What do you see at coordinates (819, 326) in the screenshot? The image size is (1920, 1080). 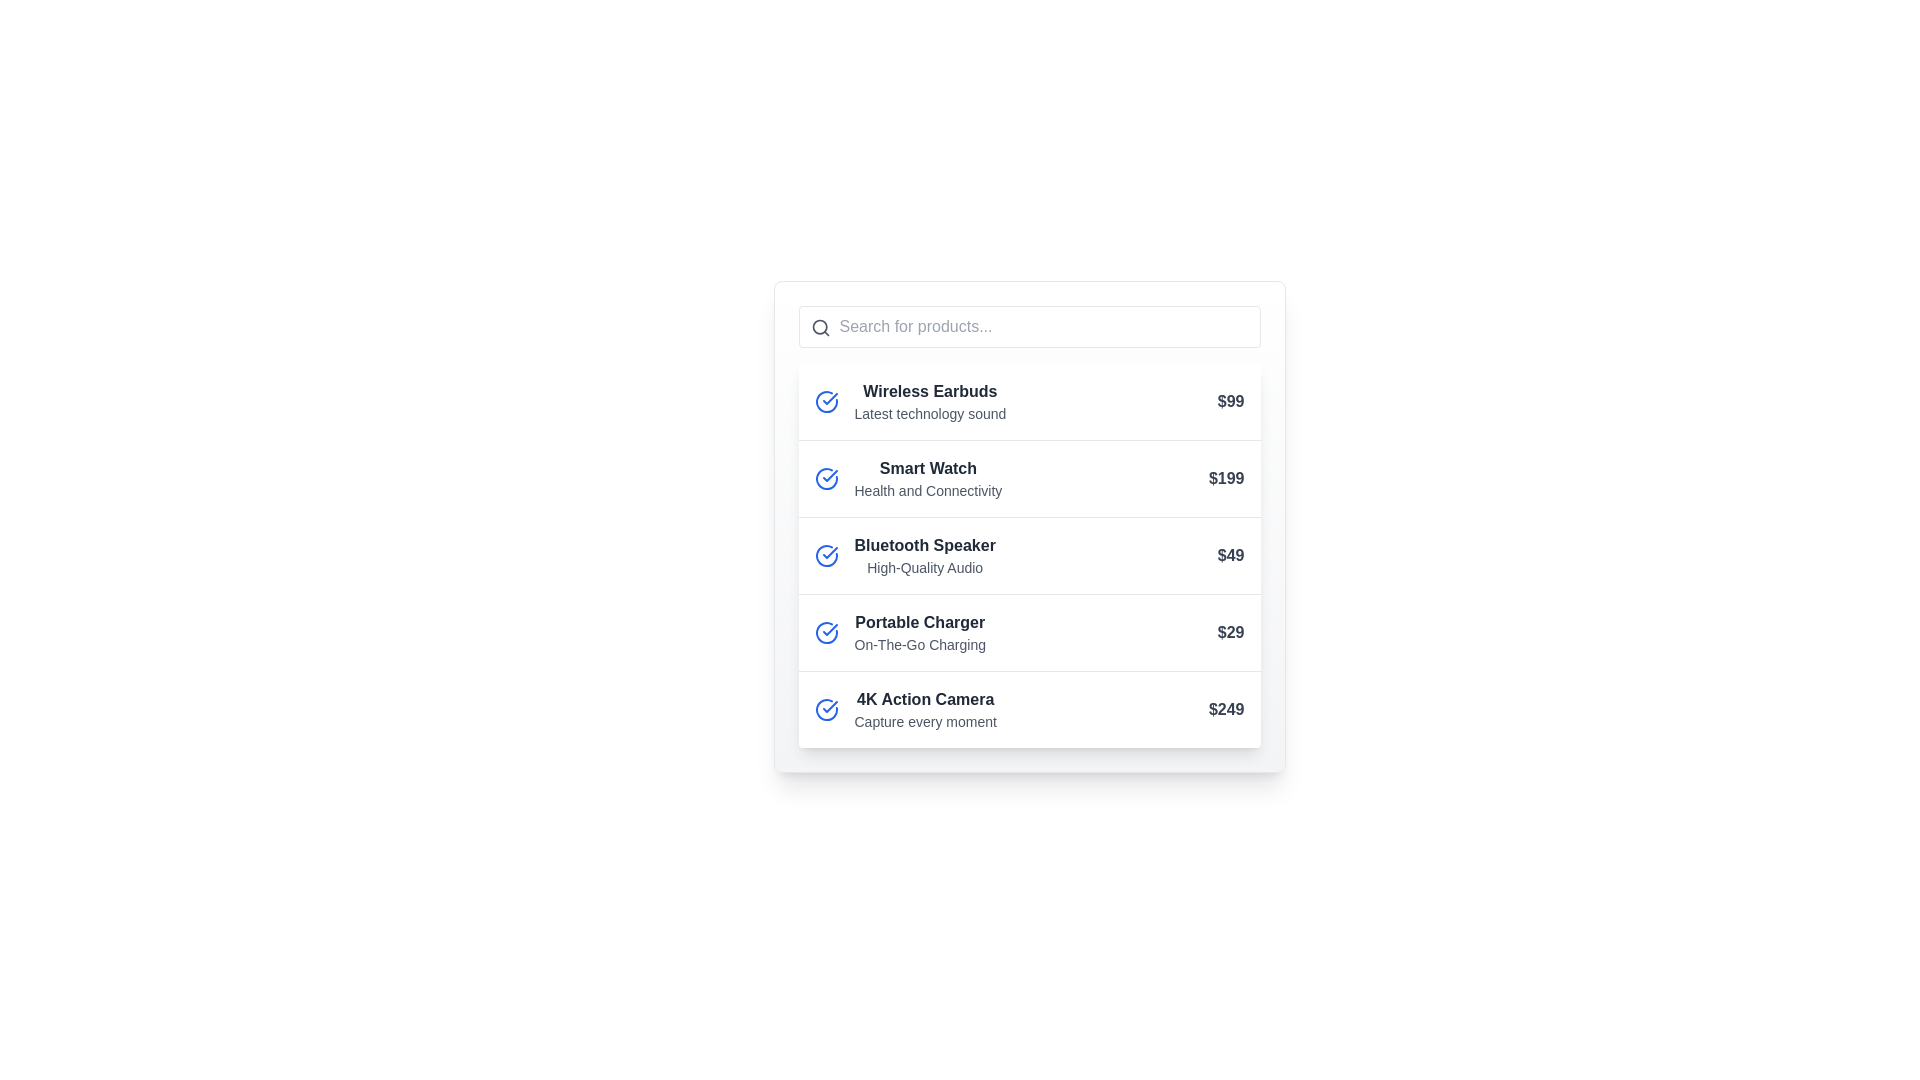 I see `the inner circle of the magnifying glass icon located at the center of the search bar` at bounding box center [819, 326].